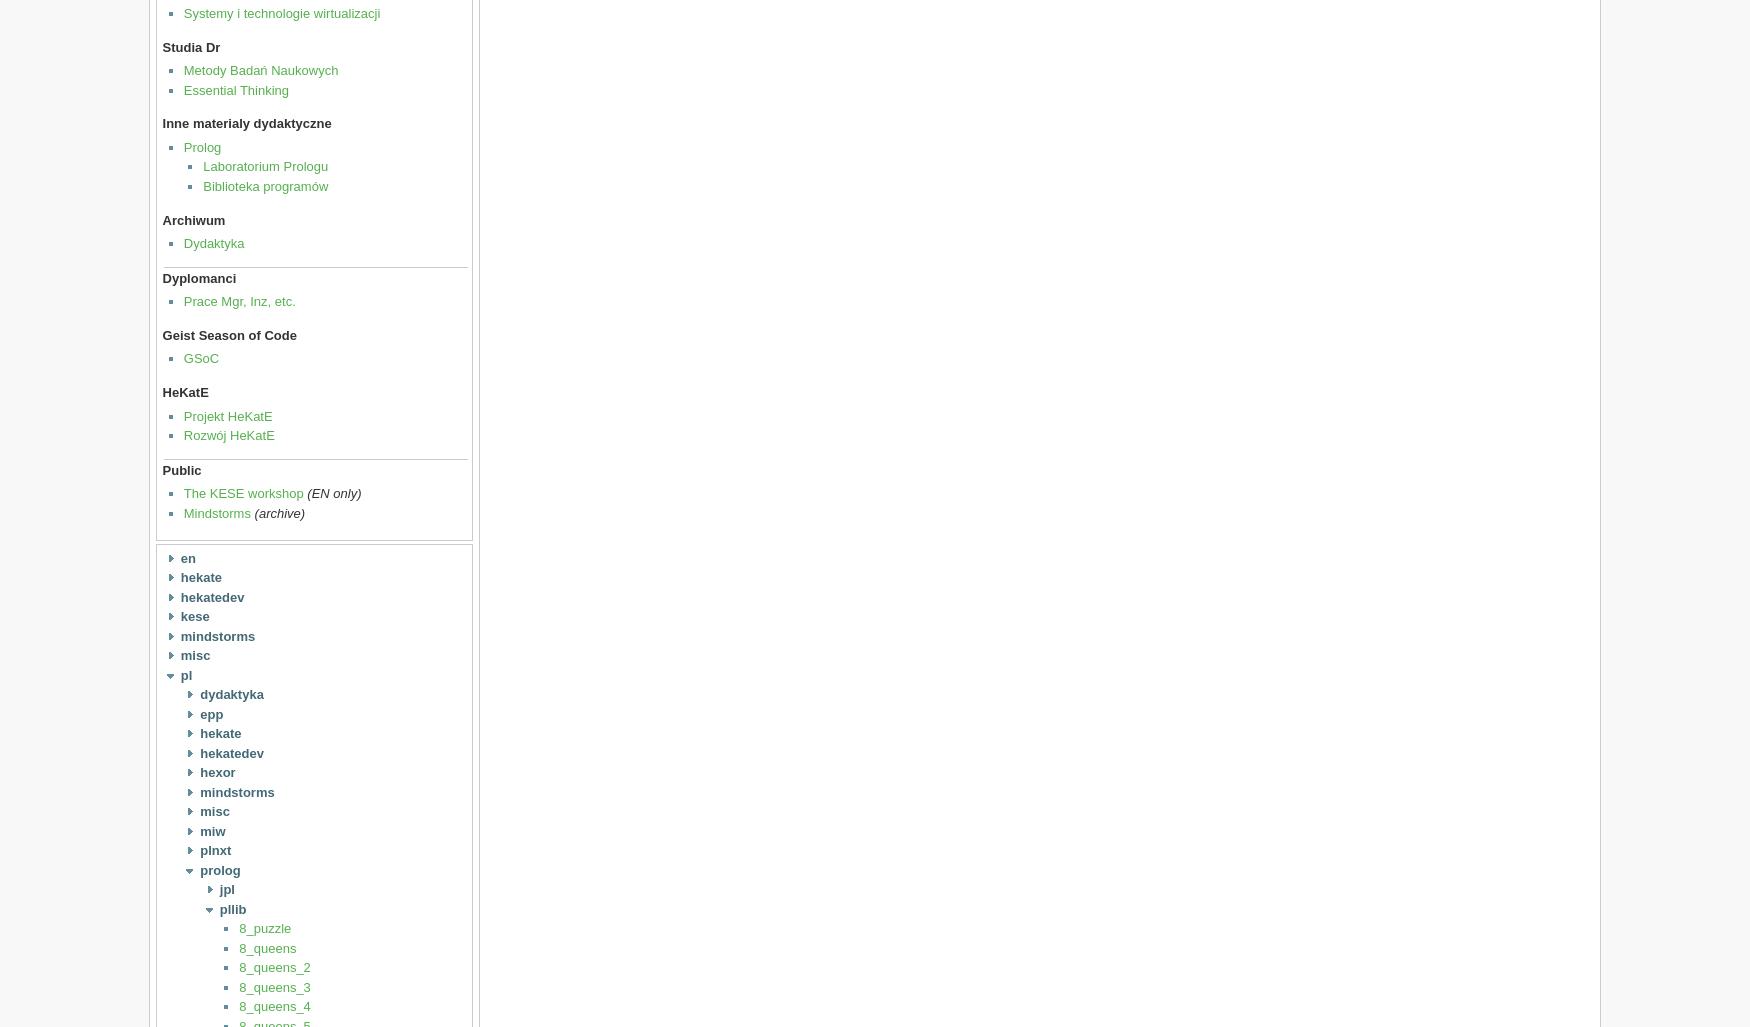 The width and height of the screenshot is (1750, 1027). I want to click on 'dydaktyka', so click(231, 694).